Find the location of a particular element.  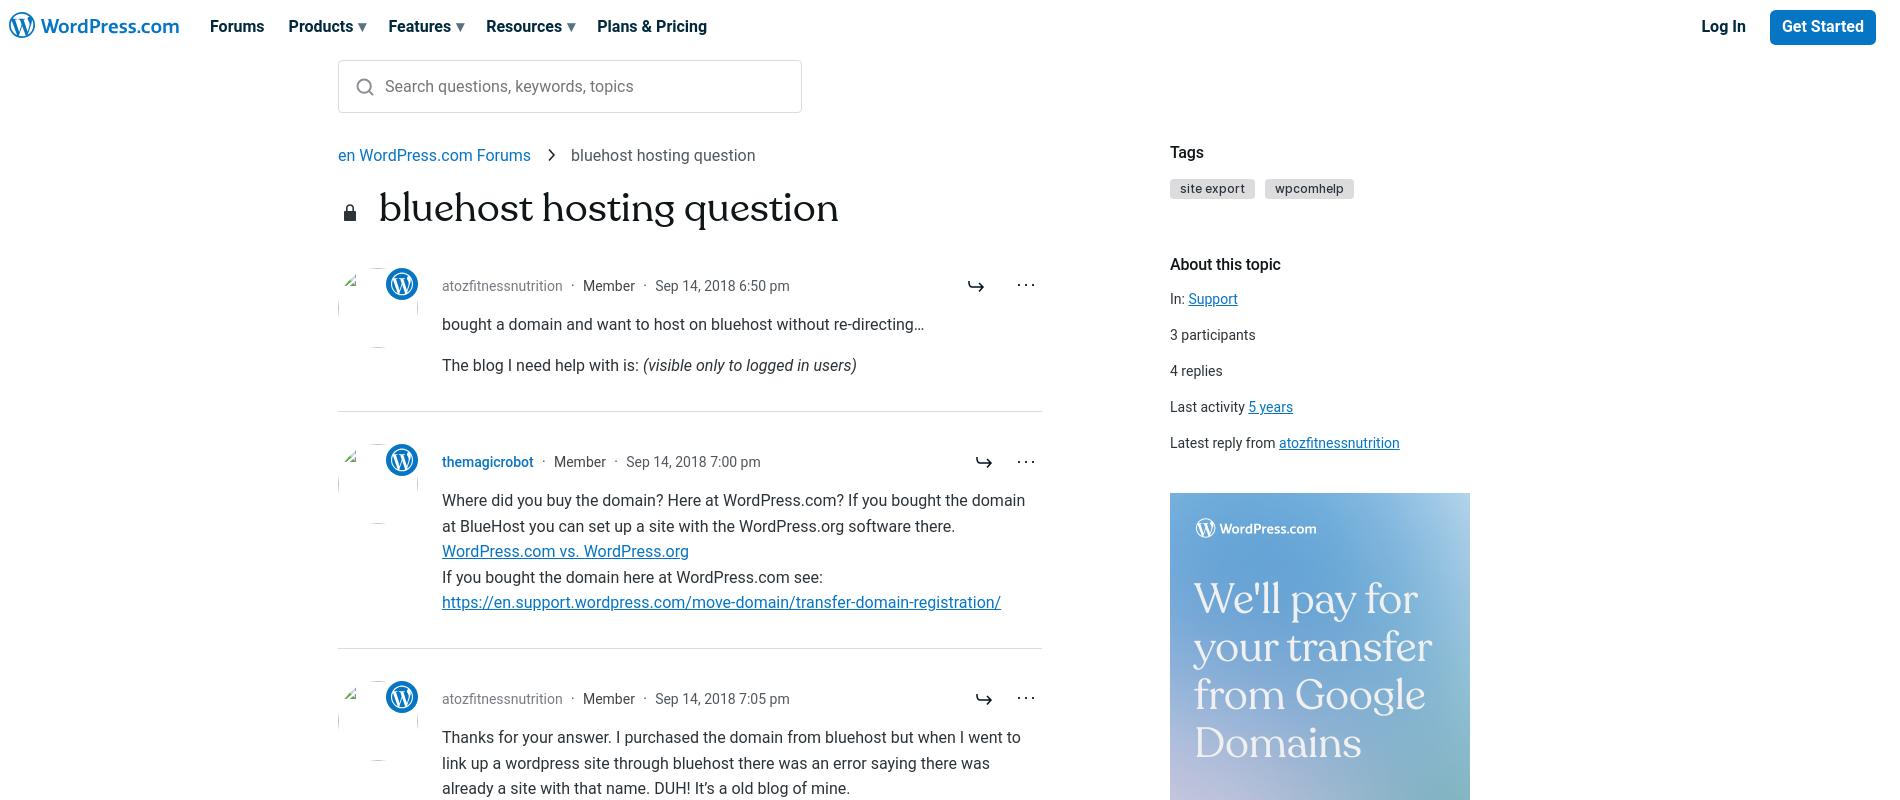

'Oldest' is located at coordinates (1188, 223).